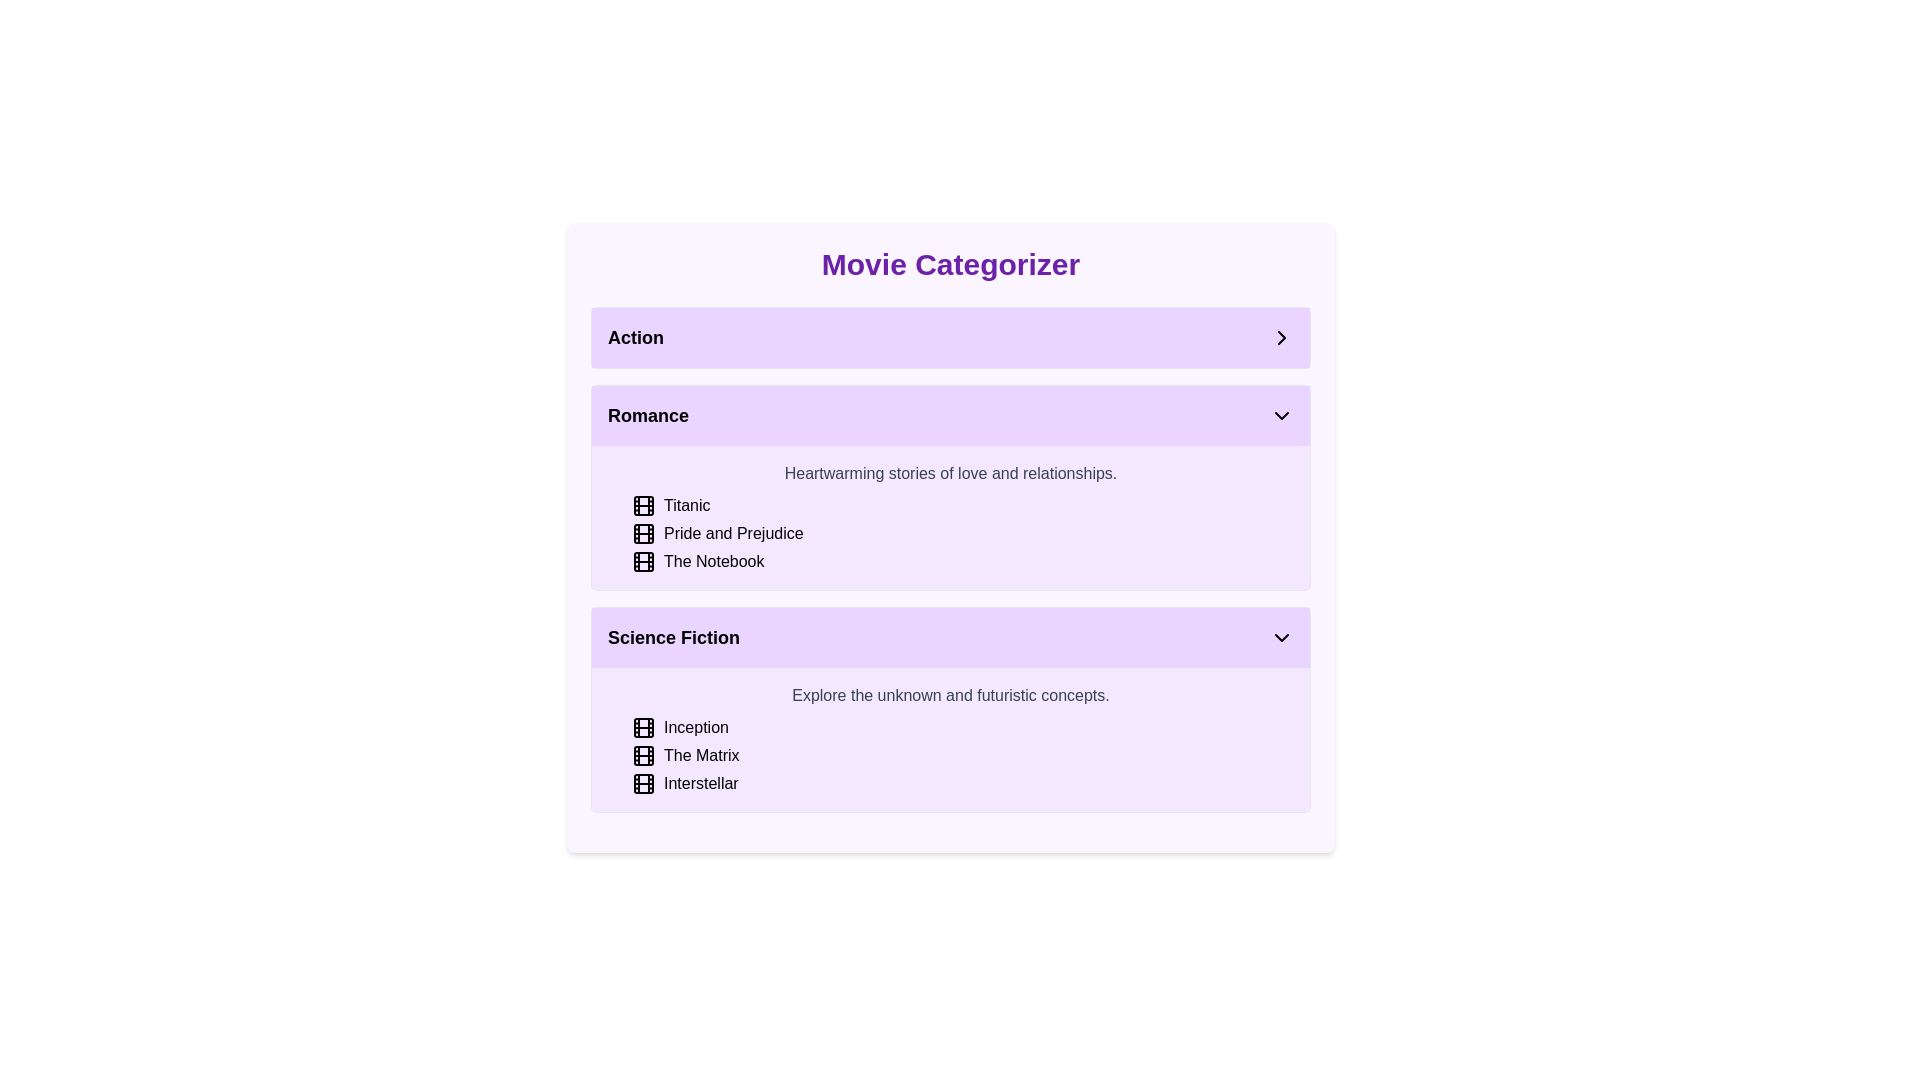  Describe the element at coordinates (949, 337) in the screenshot. I see `the 'Action' category selector in the movie categorization interface` at that location.